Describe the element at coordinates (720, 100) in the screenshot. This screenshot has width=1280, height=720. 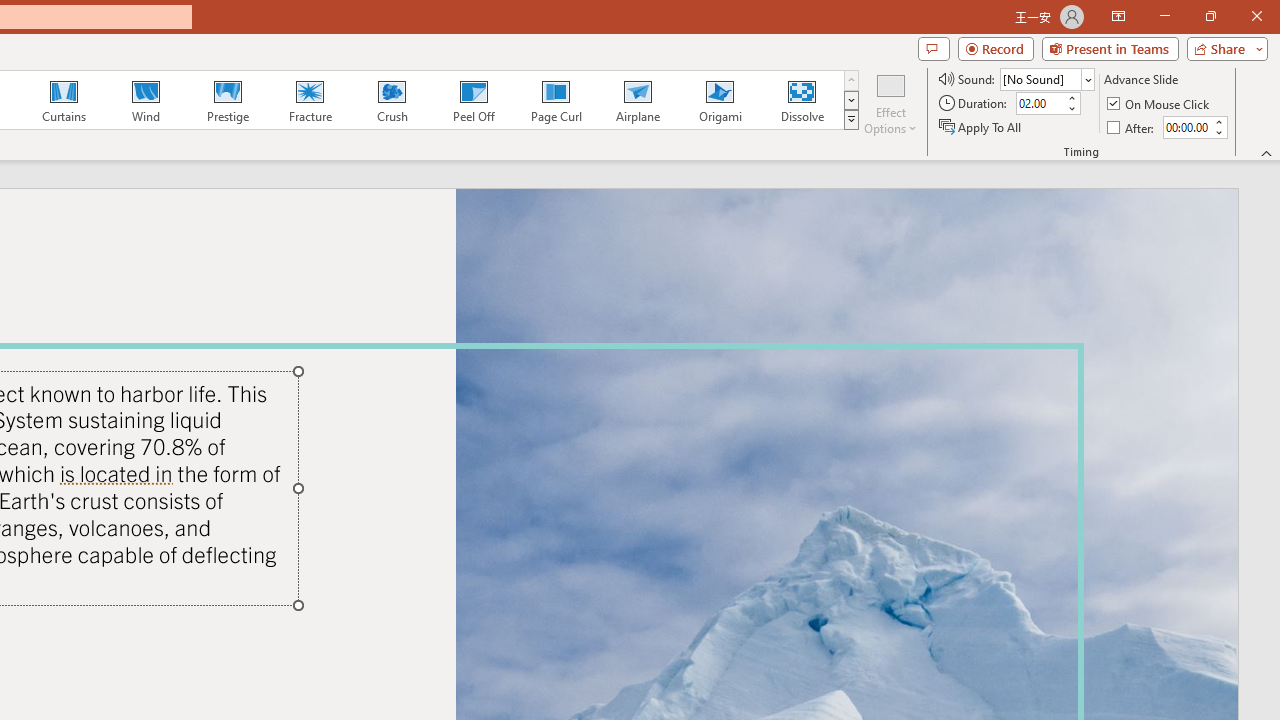
I see `'Origami'` at that location.